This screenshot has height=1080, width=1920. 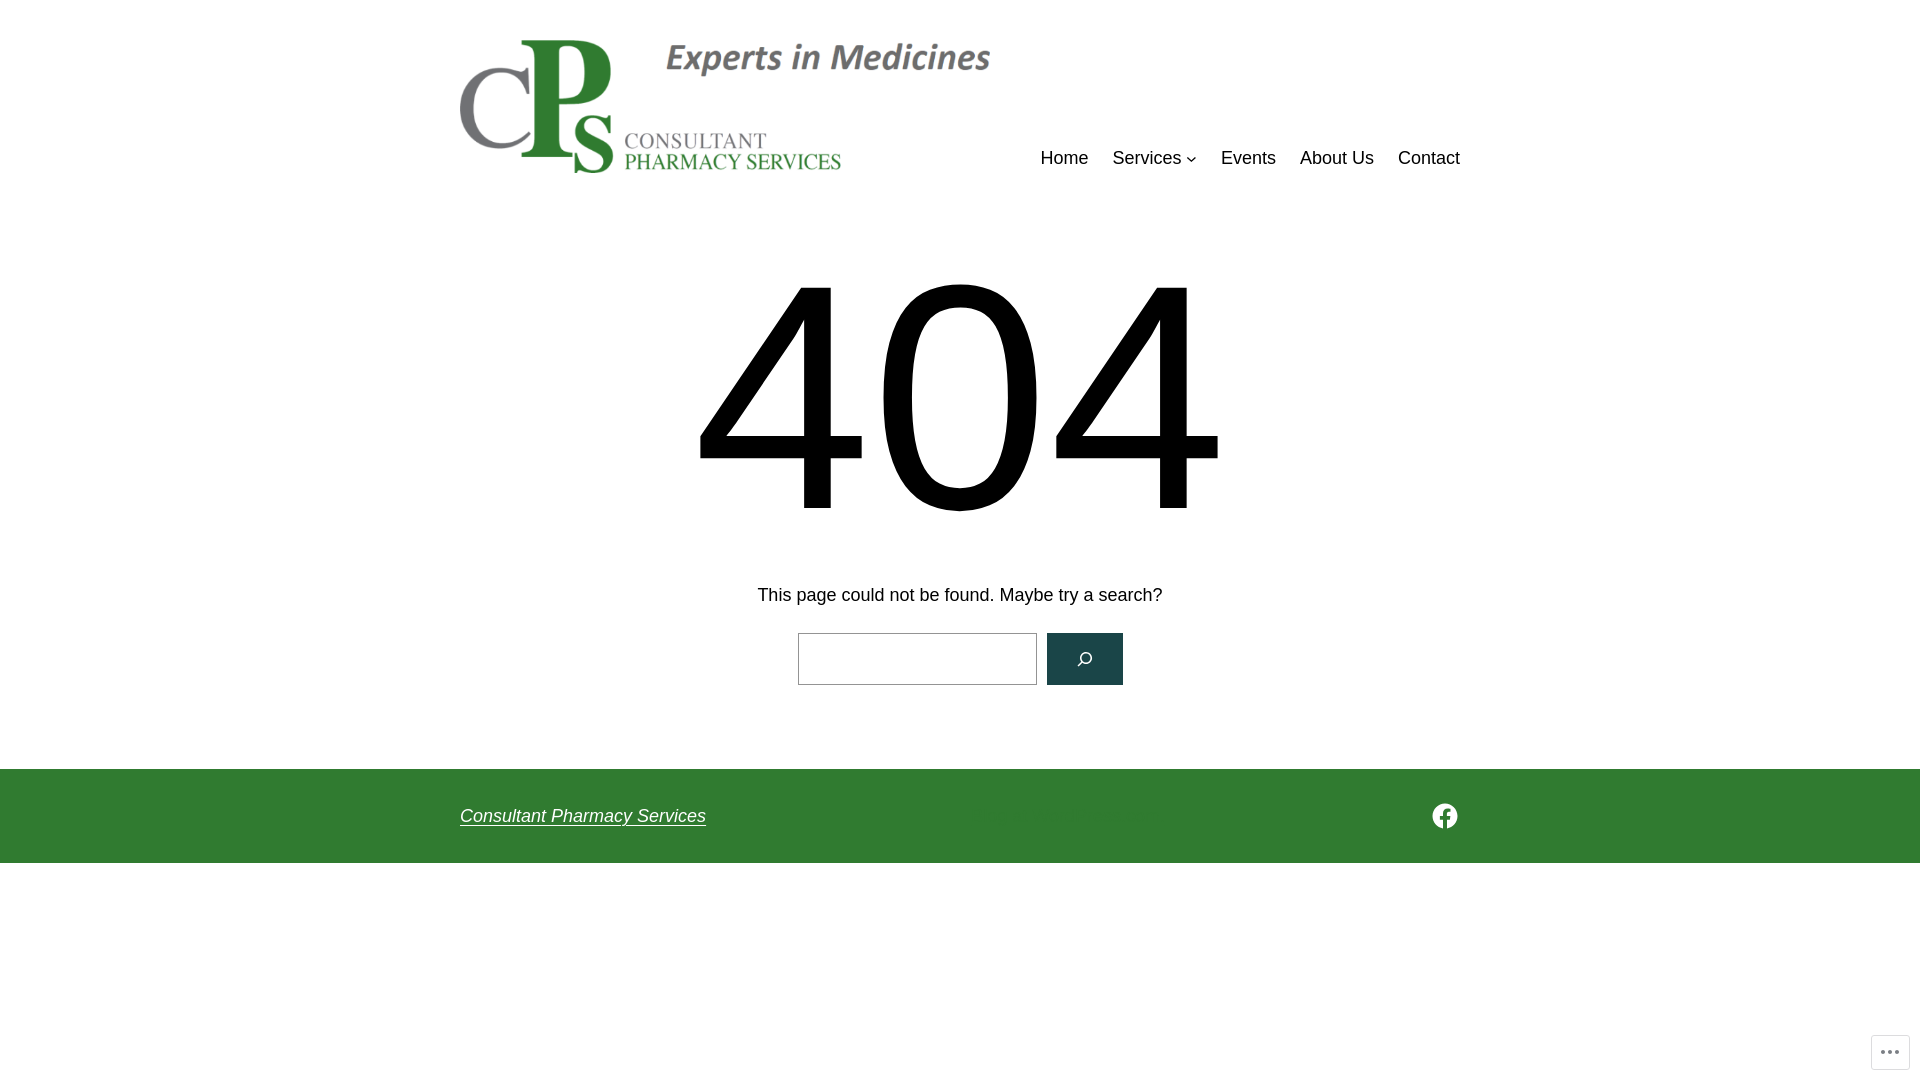 What do you see at coordinates (1147, 157) in the screenshot?
I see `'Services'` at bounding box center [1147, 157].